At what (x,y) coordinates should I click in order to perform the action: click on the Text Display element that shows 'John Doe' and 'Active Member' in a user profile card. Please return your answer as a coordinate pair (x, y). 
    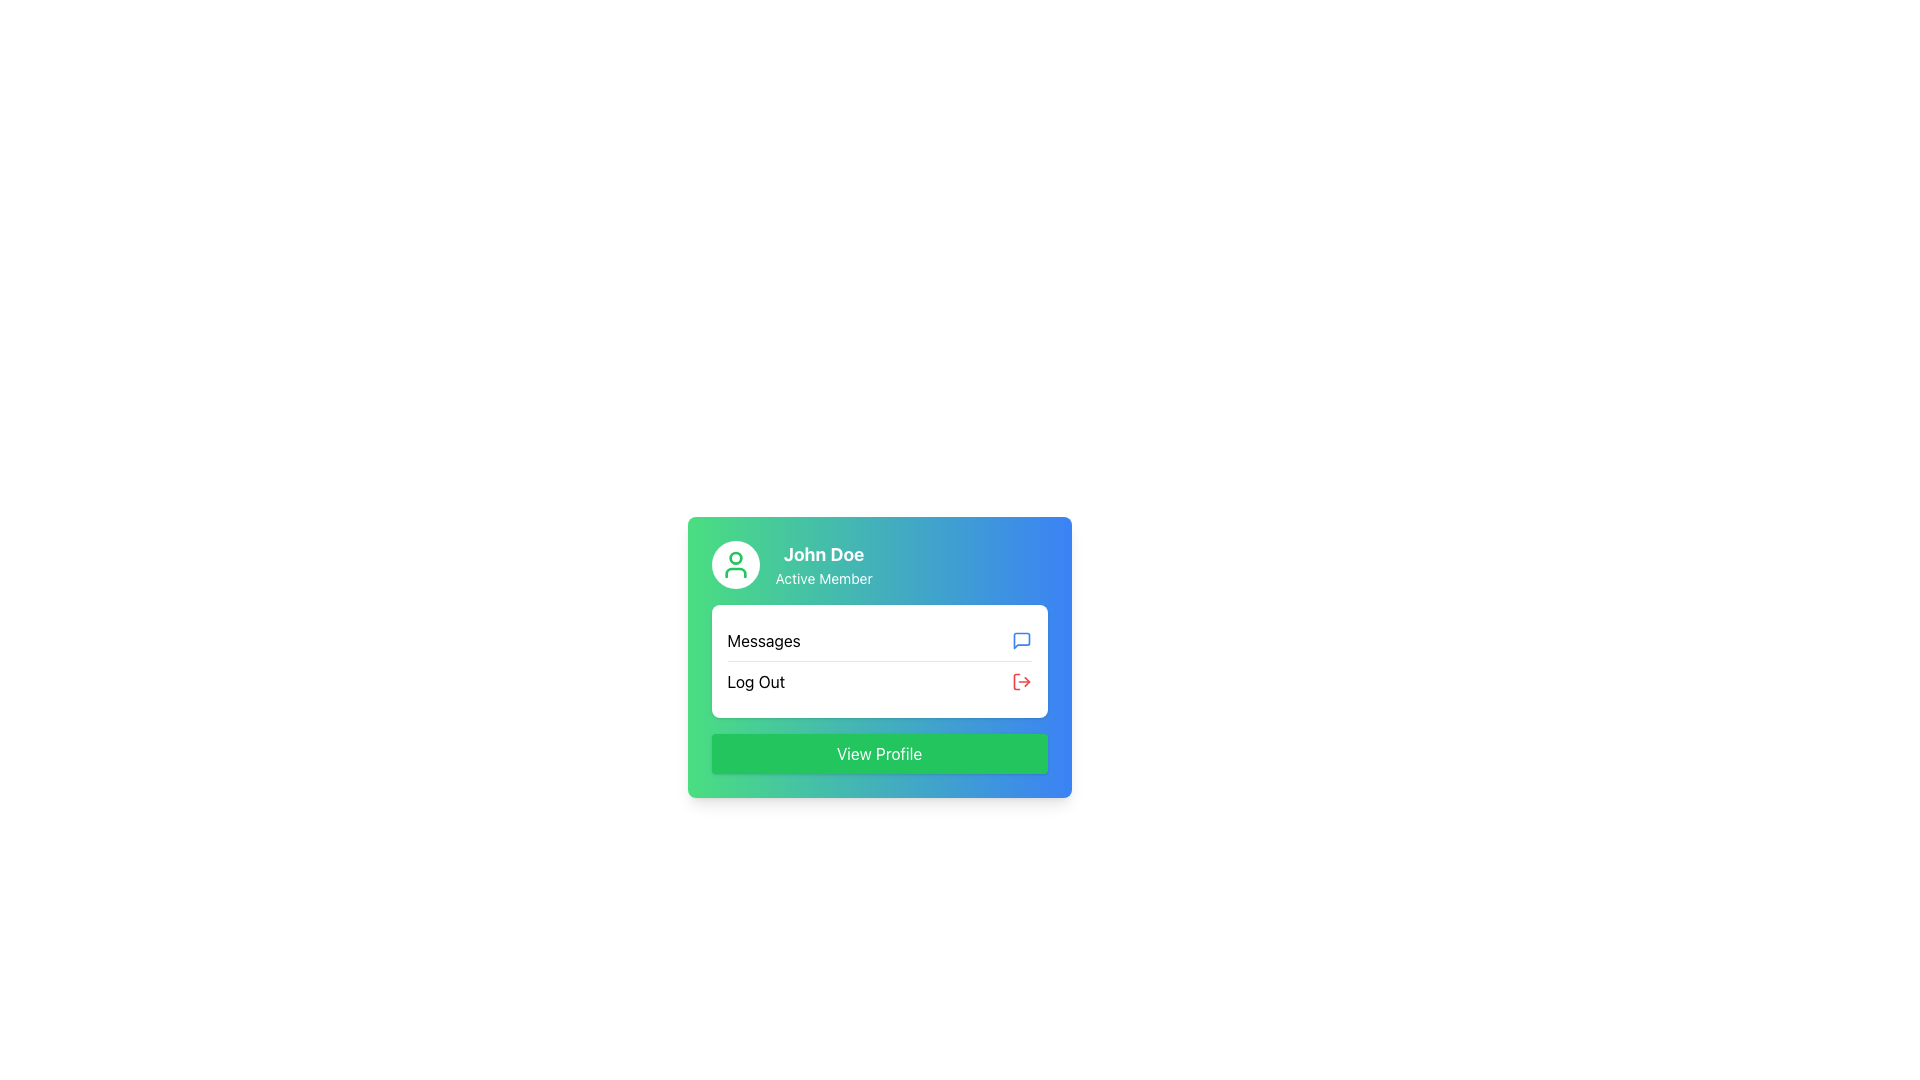
    Looking at the image, I should click on (824, 564).